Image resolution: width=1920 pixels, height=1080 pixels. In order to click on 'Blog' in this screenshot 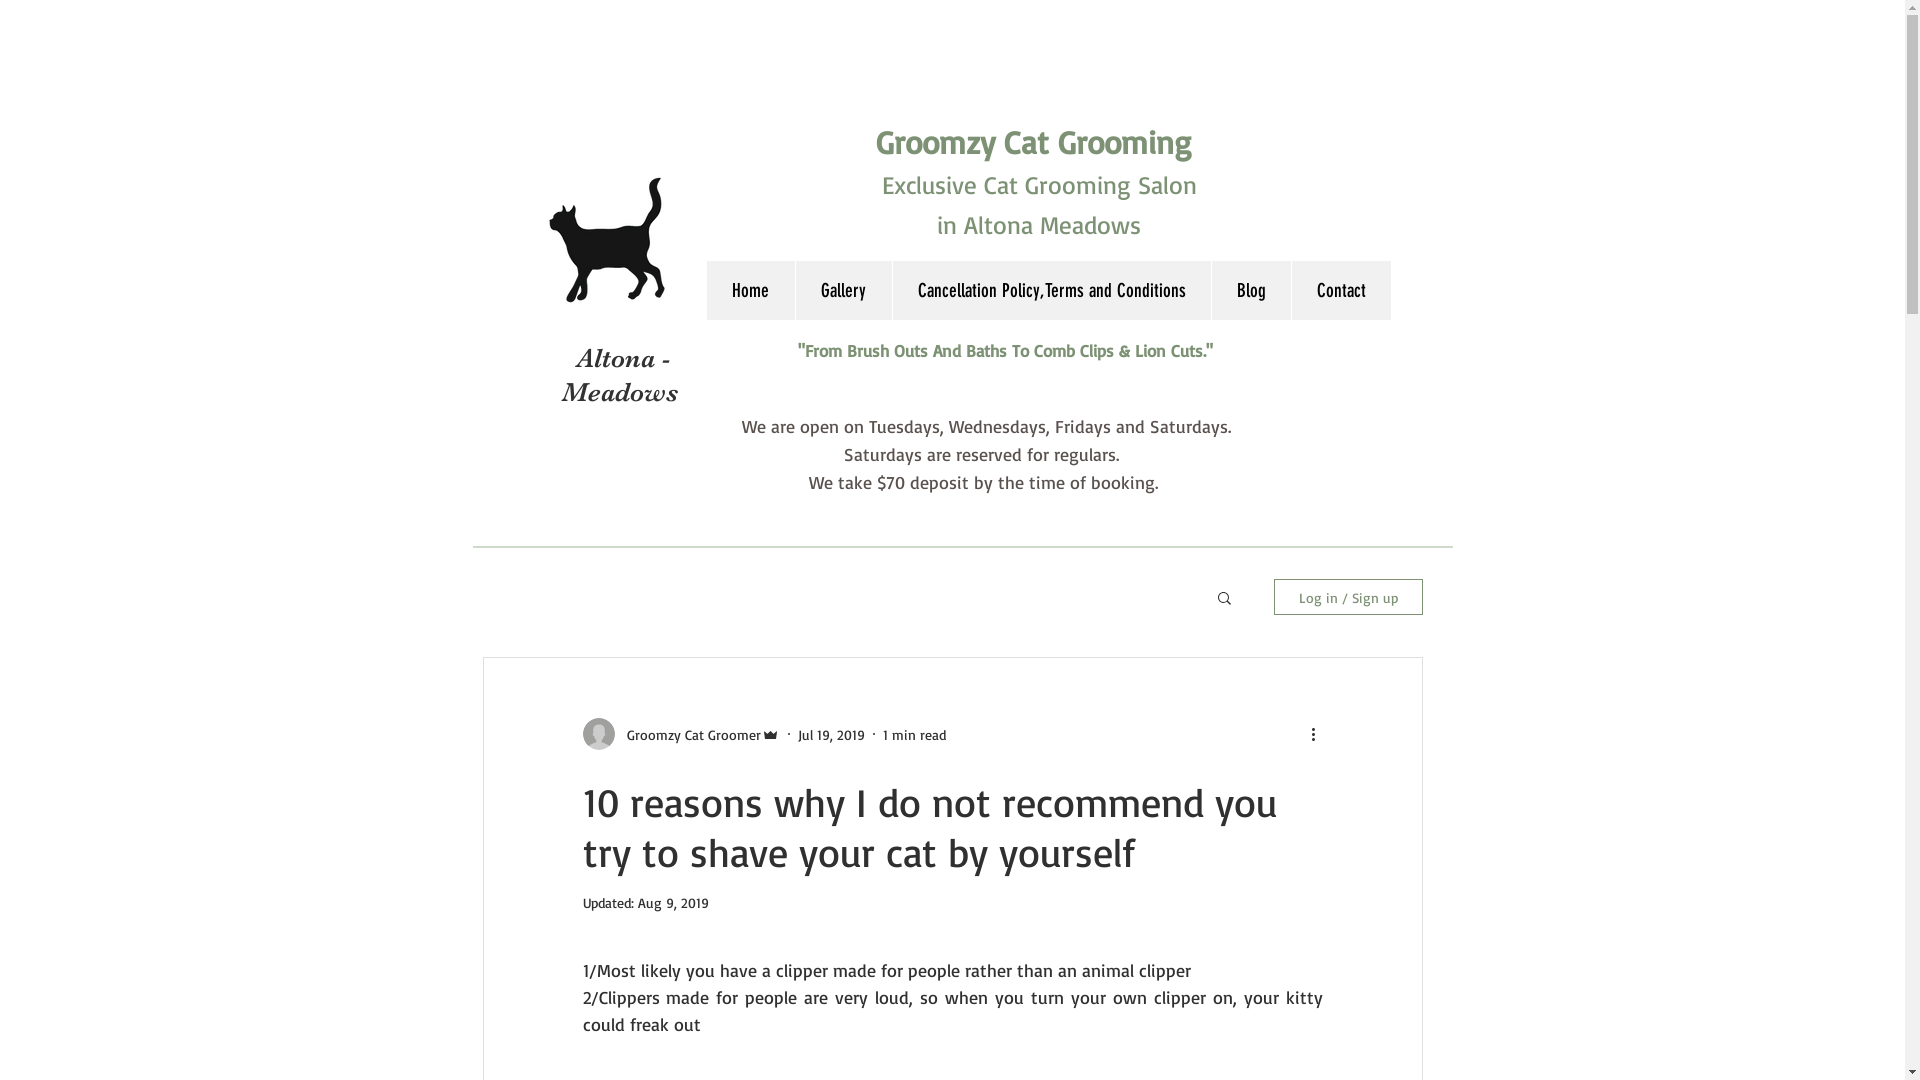, I will do `click(1248, 290)`.